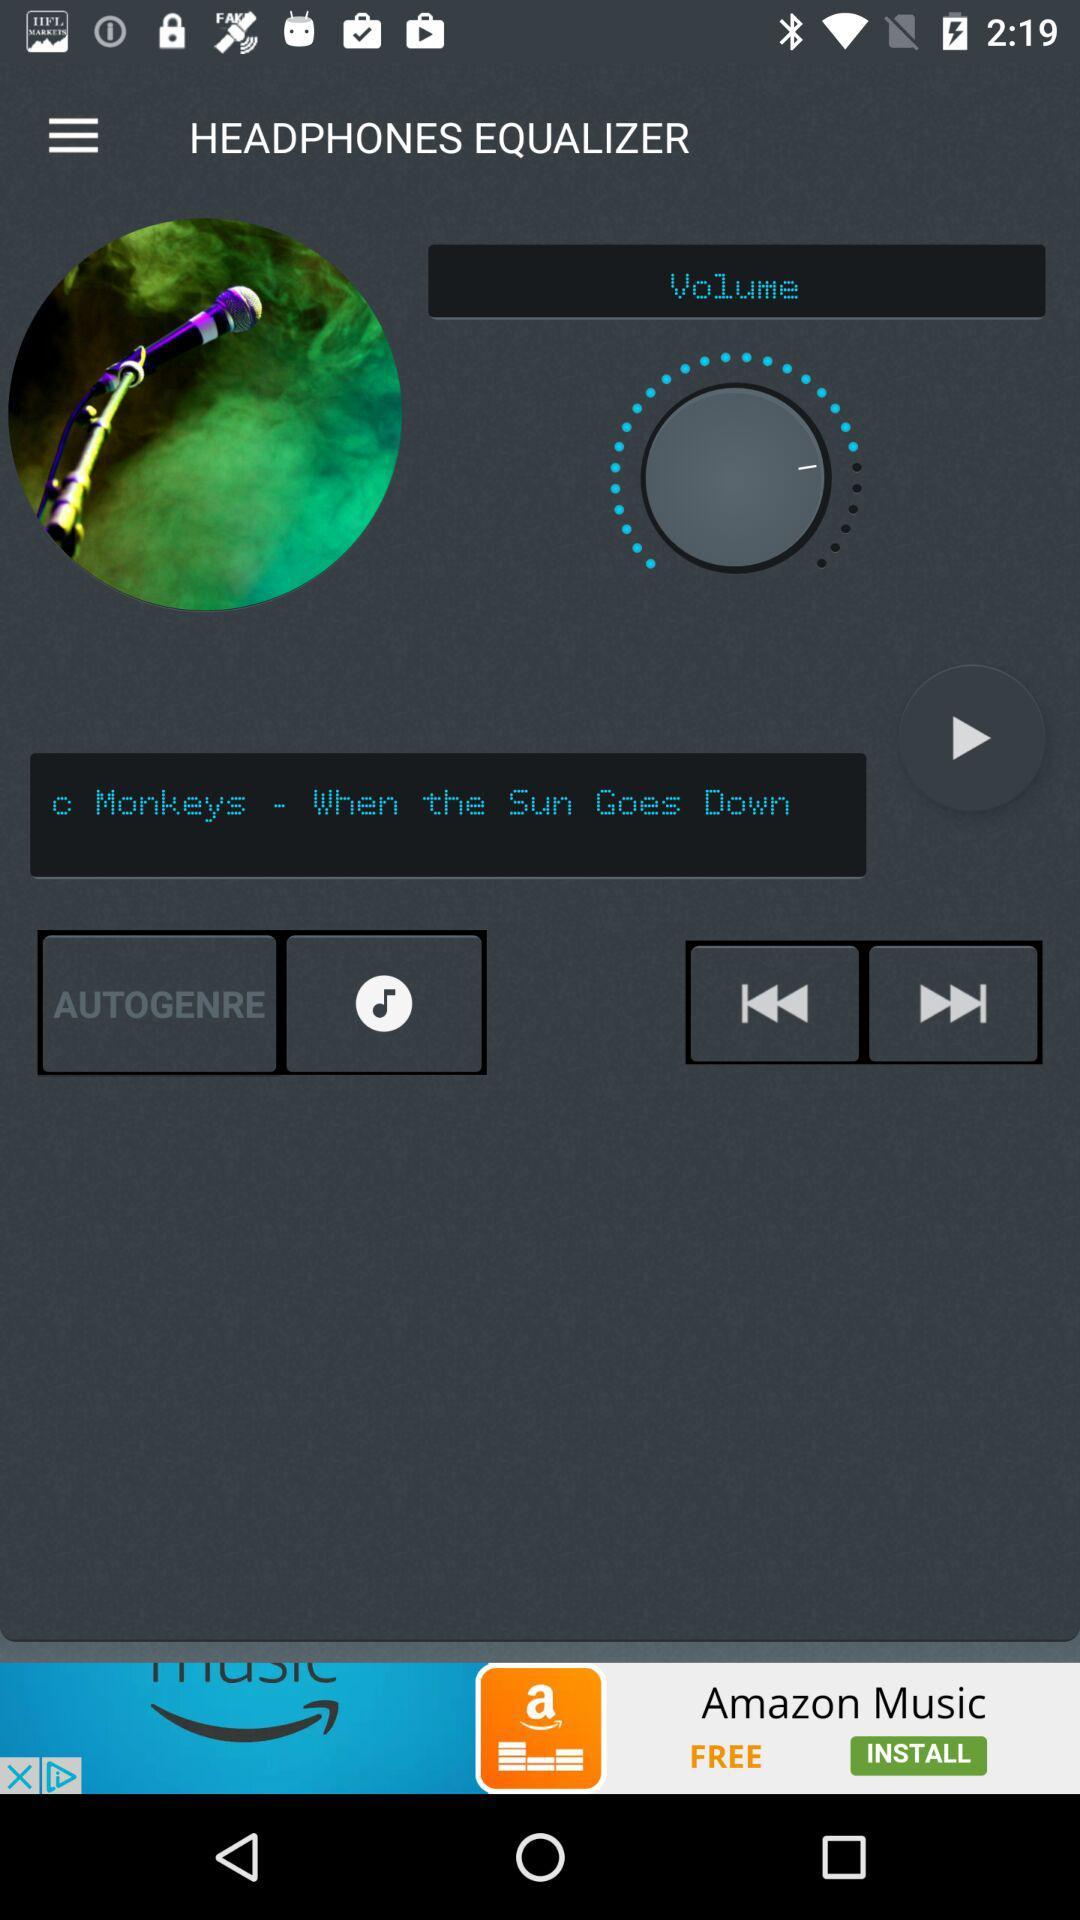 The width and height of the screenshot is (1080, 1920). I want to click on the refresh icon, so click(384, 1003).